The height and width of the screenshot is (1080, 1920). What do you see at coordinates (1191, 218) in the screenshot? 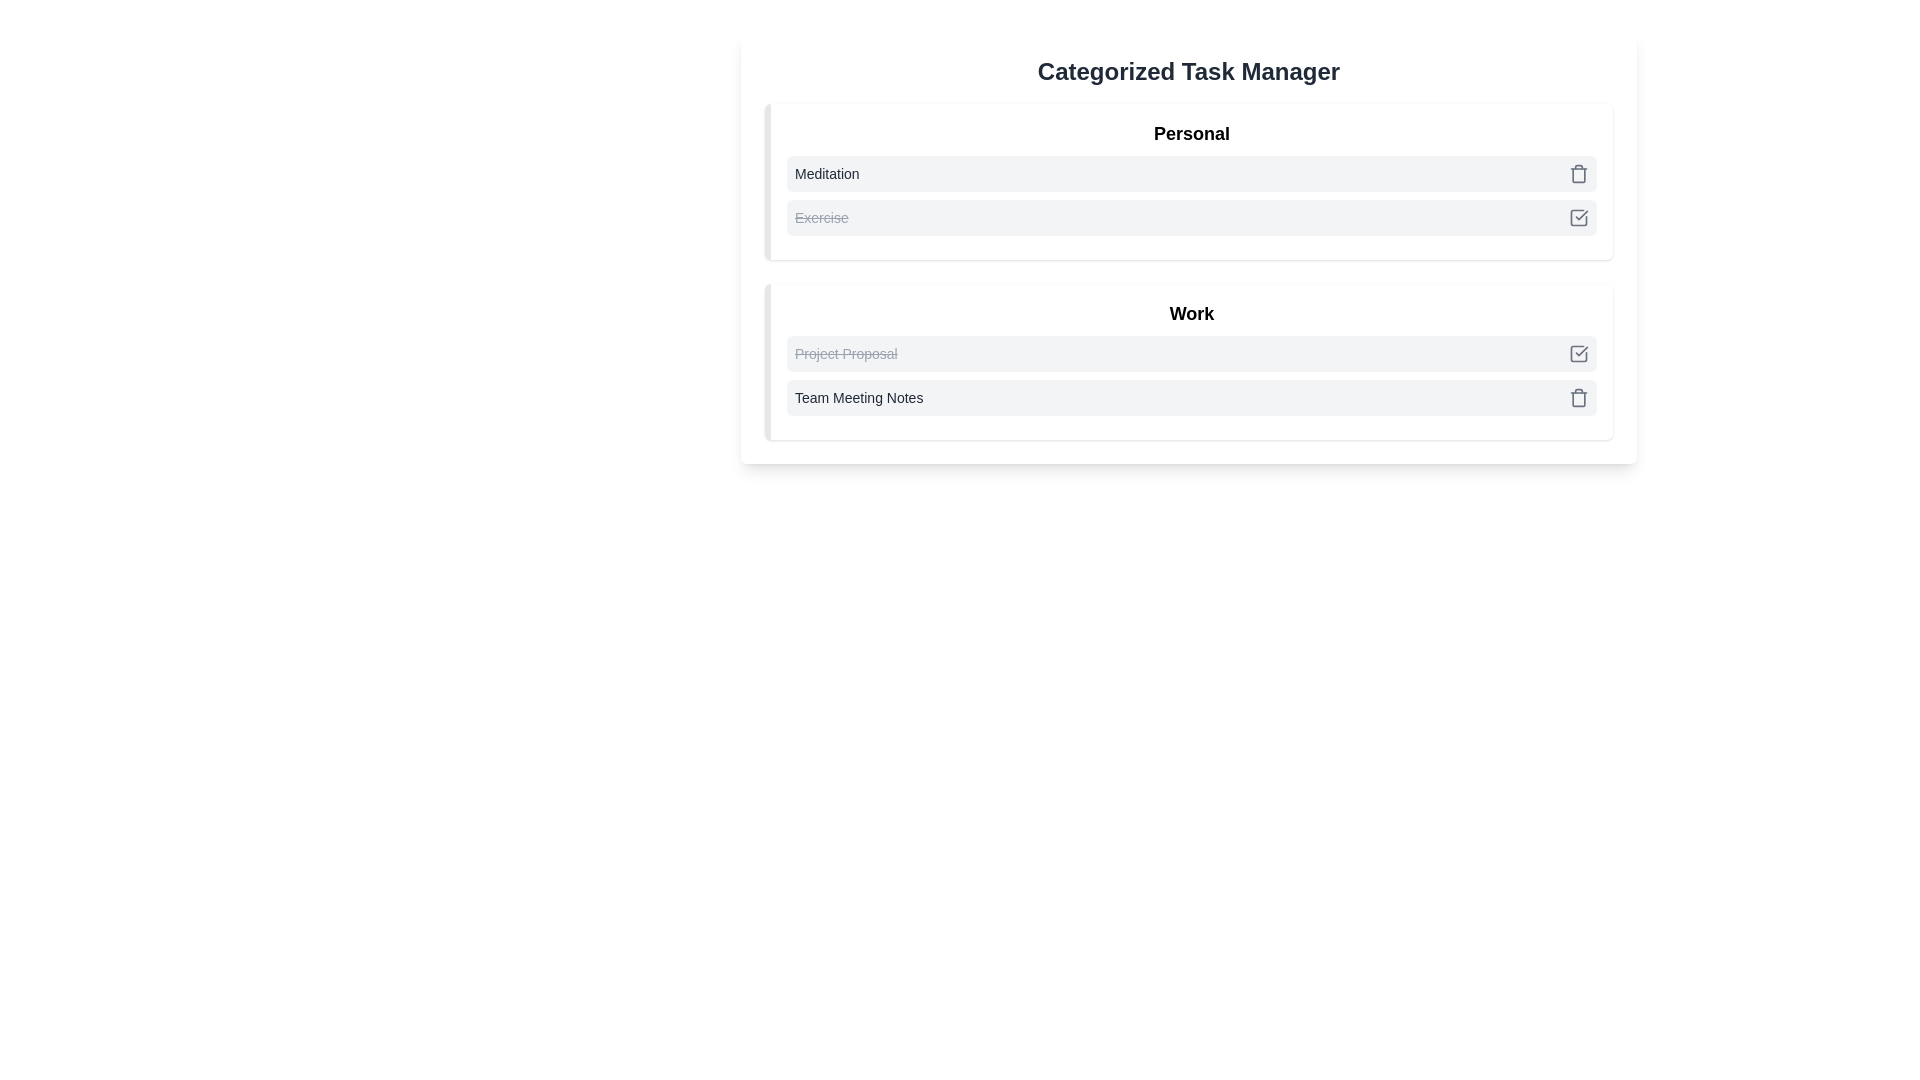
I see `the 'Exercise' task entry element with a light gray background and rounded corners` at bounding box center [1191, 218].